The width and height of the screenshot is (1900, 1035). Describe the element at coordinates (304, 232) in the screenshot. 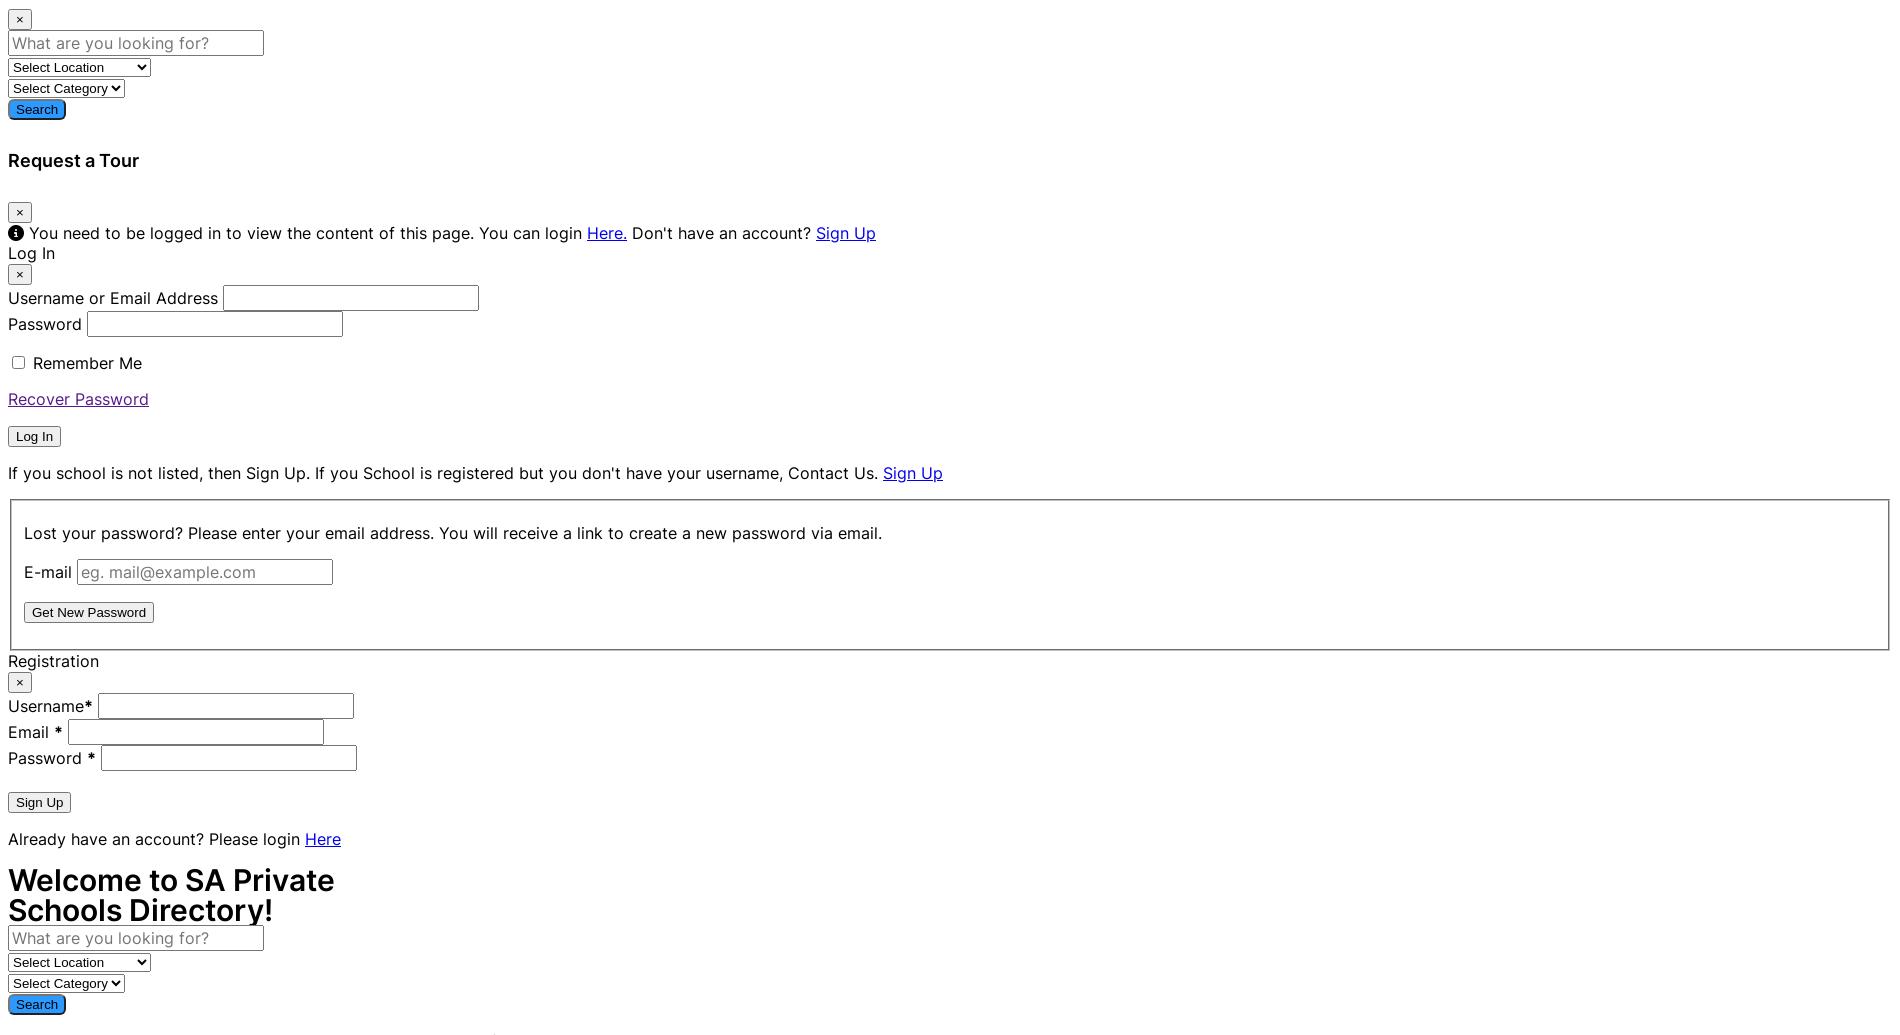

I see `'You need to be logged in to view the content of this page. You can login'` at that location.